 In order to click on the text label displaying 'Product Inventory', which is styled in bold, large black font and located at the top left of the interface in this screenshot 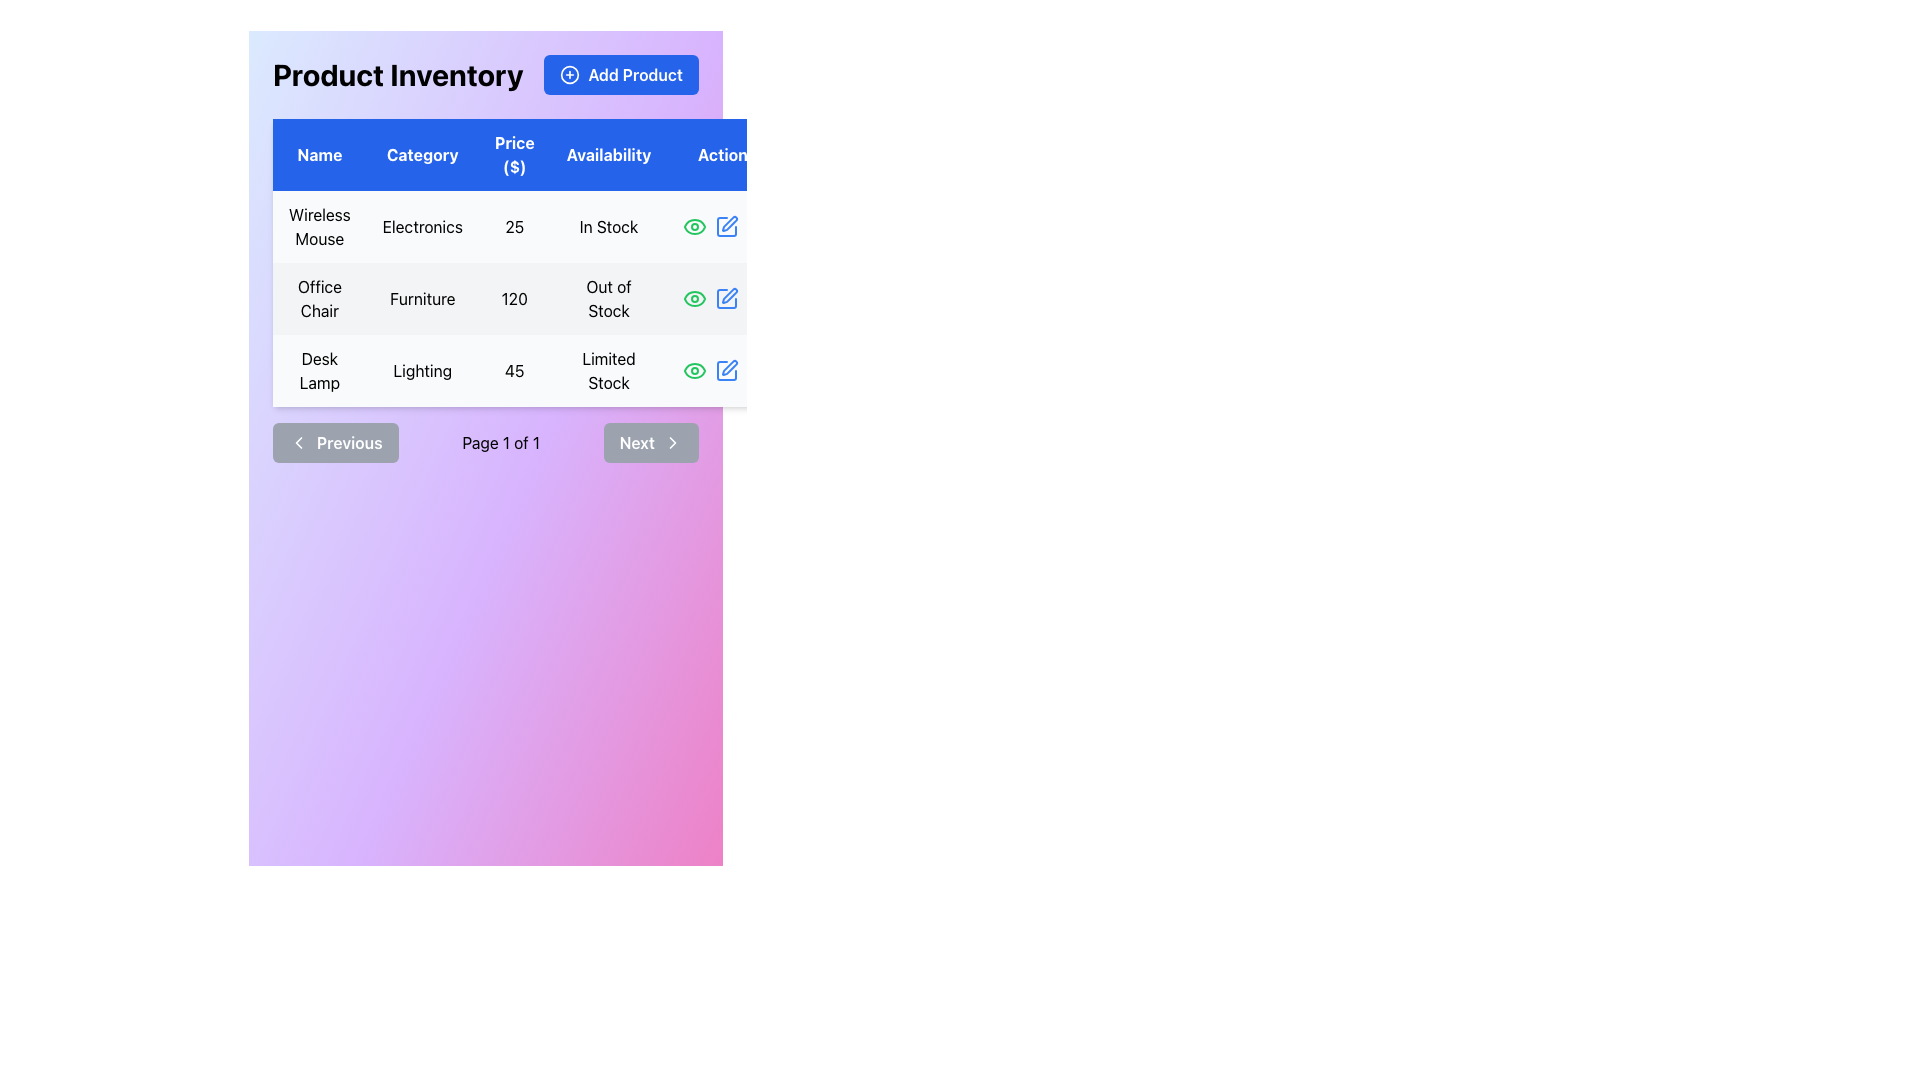, I will do `click(398, 73)`.